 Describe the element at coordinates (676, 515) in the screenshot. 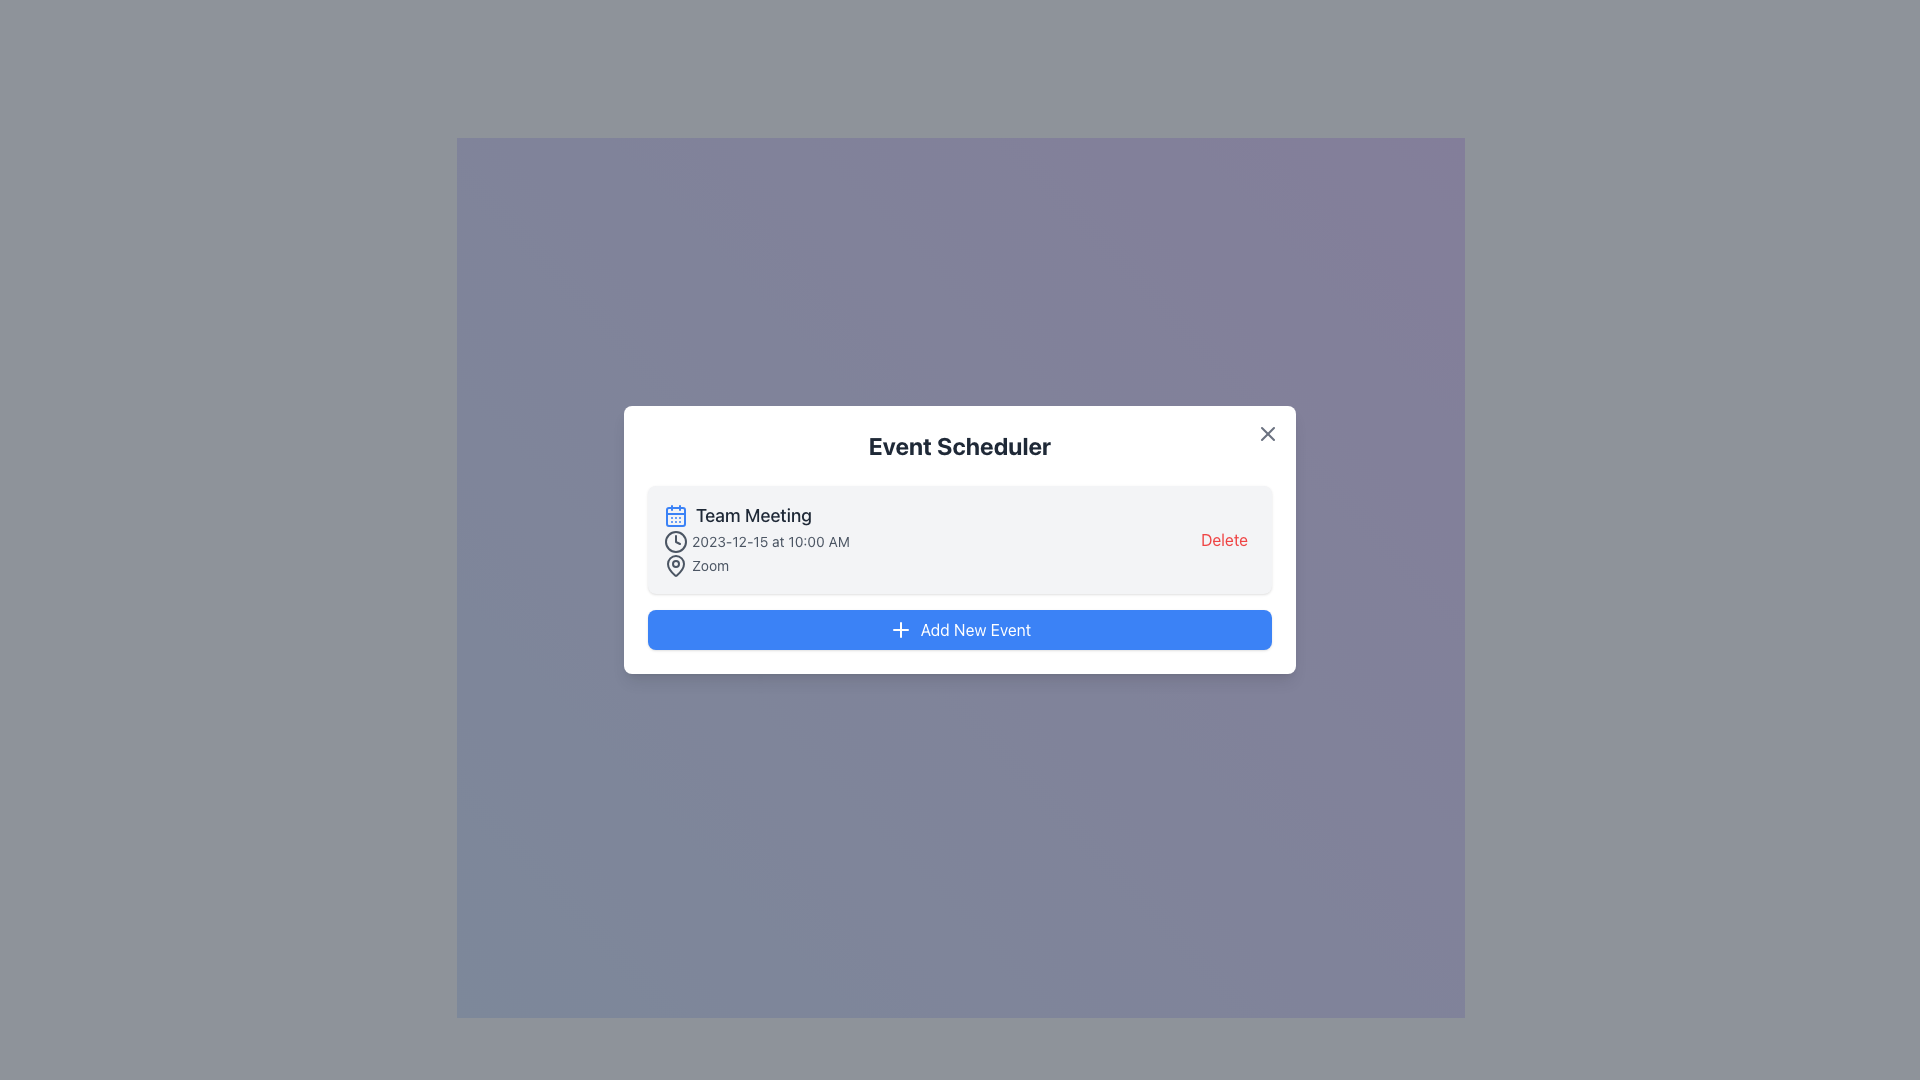

I see `the small rectangular shape with rounded corners that represents the main date display area of the calendar icon, located to the left of the 'Team Meeting' title within the 'Event Scheduler' modal` at that location.